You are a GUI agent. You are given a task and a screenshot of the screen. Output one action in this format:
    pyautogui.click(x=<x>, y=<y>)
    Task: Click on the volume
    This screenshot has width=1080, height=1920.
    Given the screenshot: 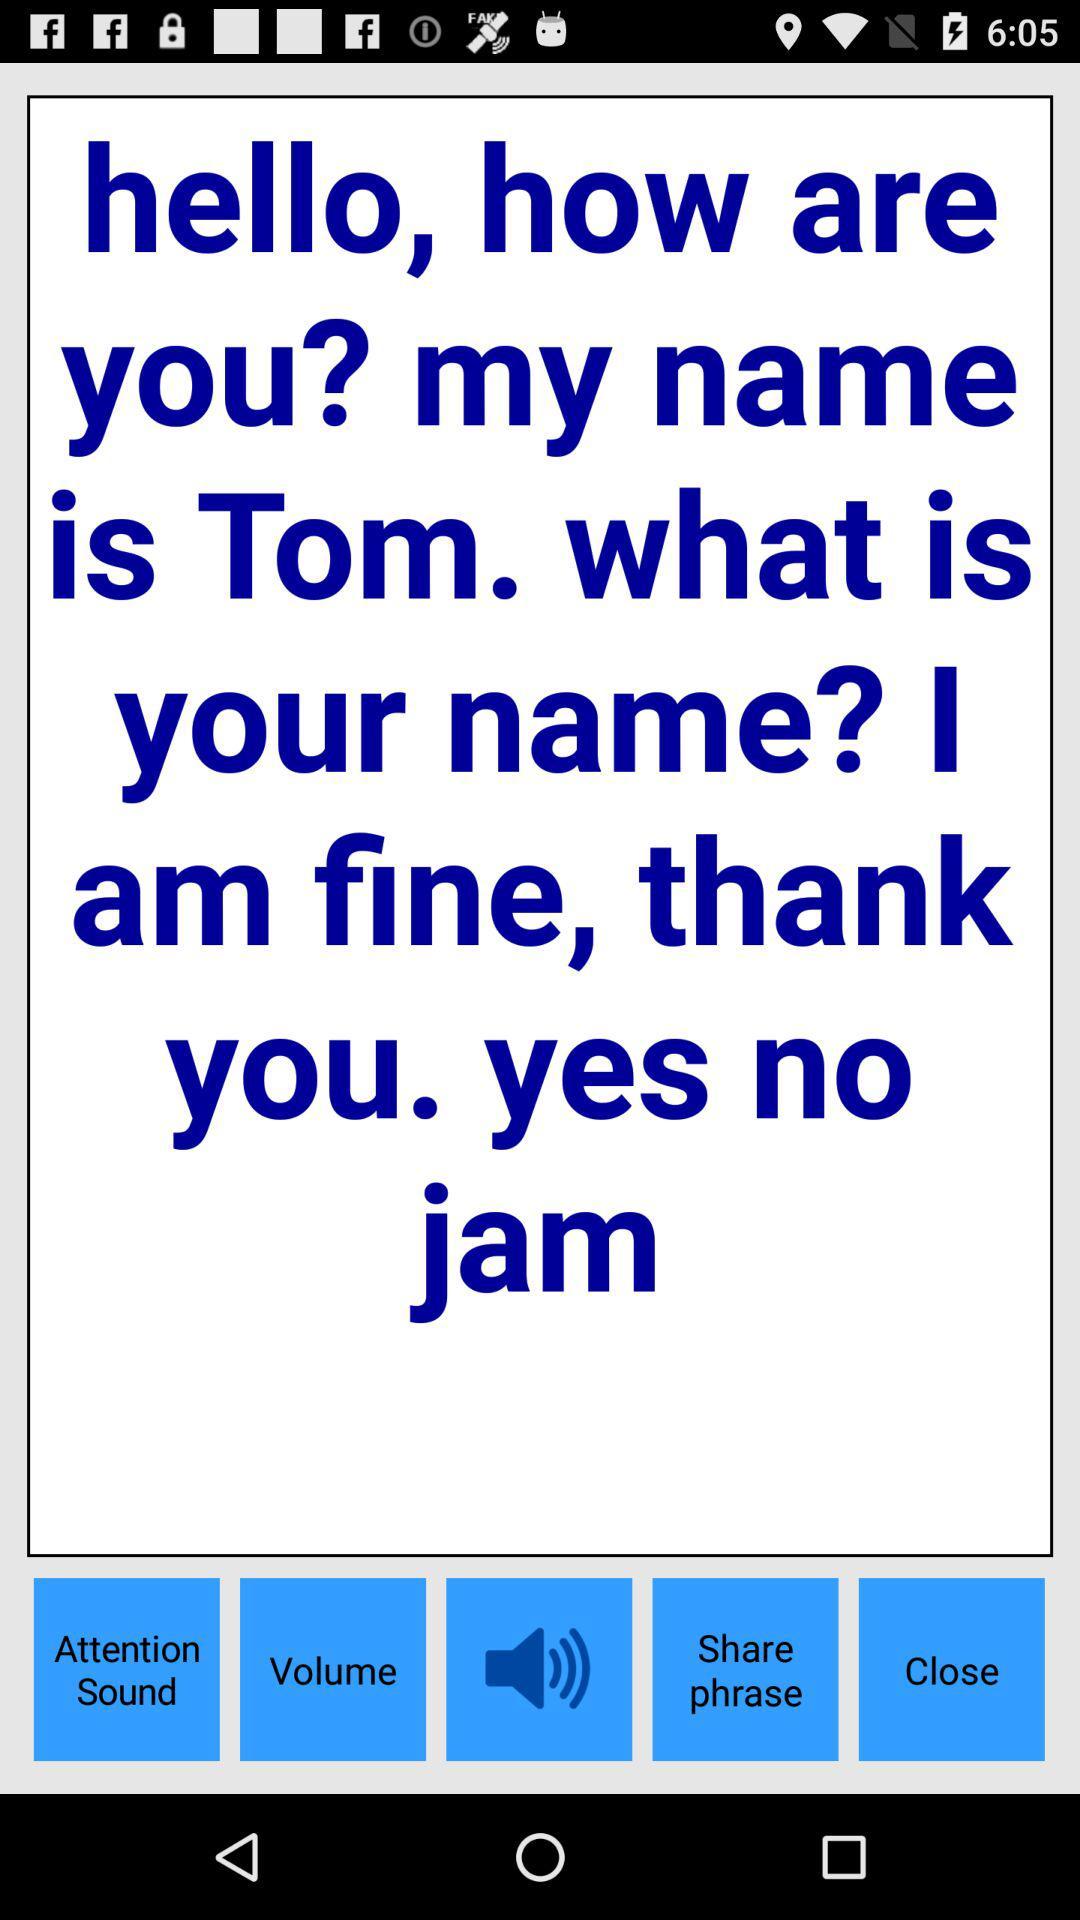 What is the action you would take?
    pyautogui.click(x=331, y=1669)
    